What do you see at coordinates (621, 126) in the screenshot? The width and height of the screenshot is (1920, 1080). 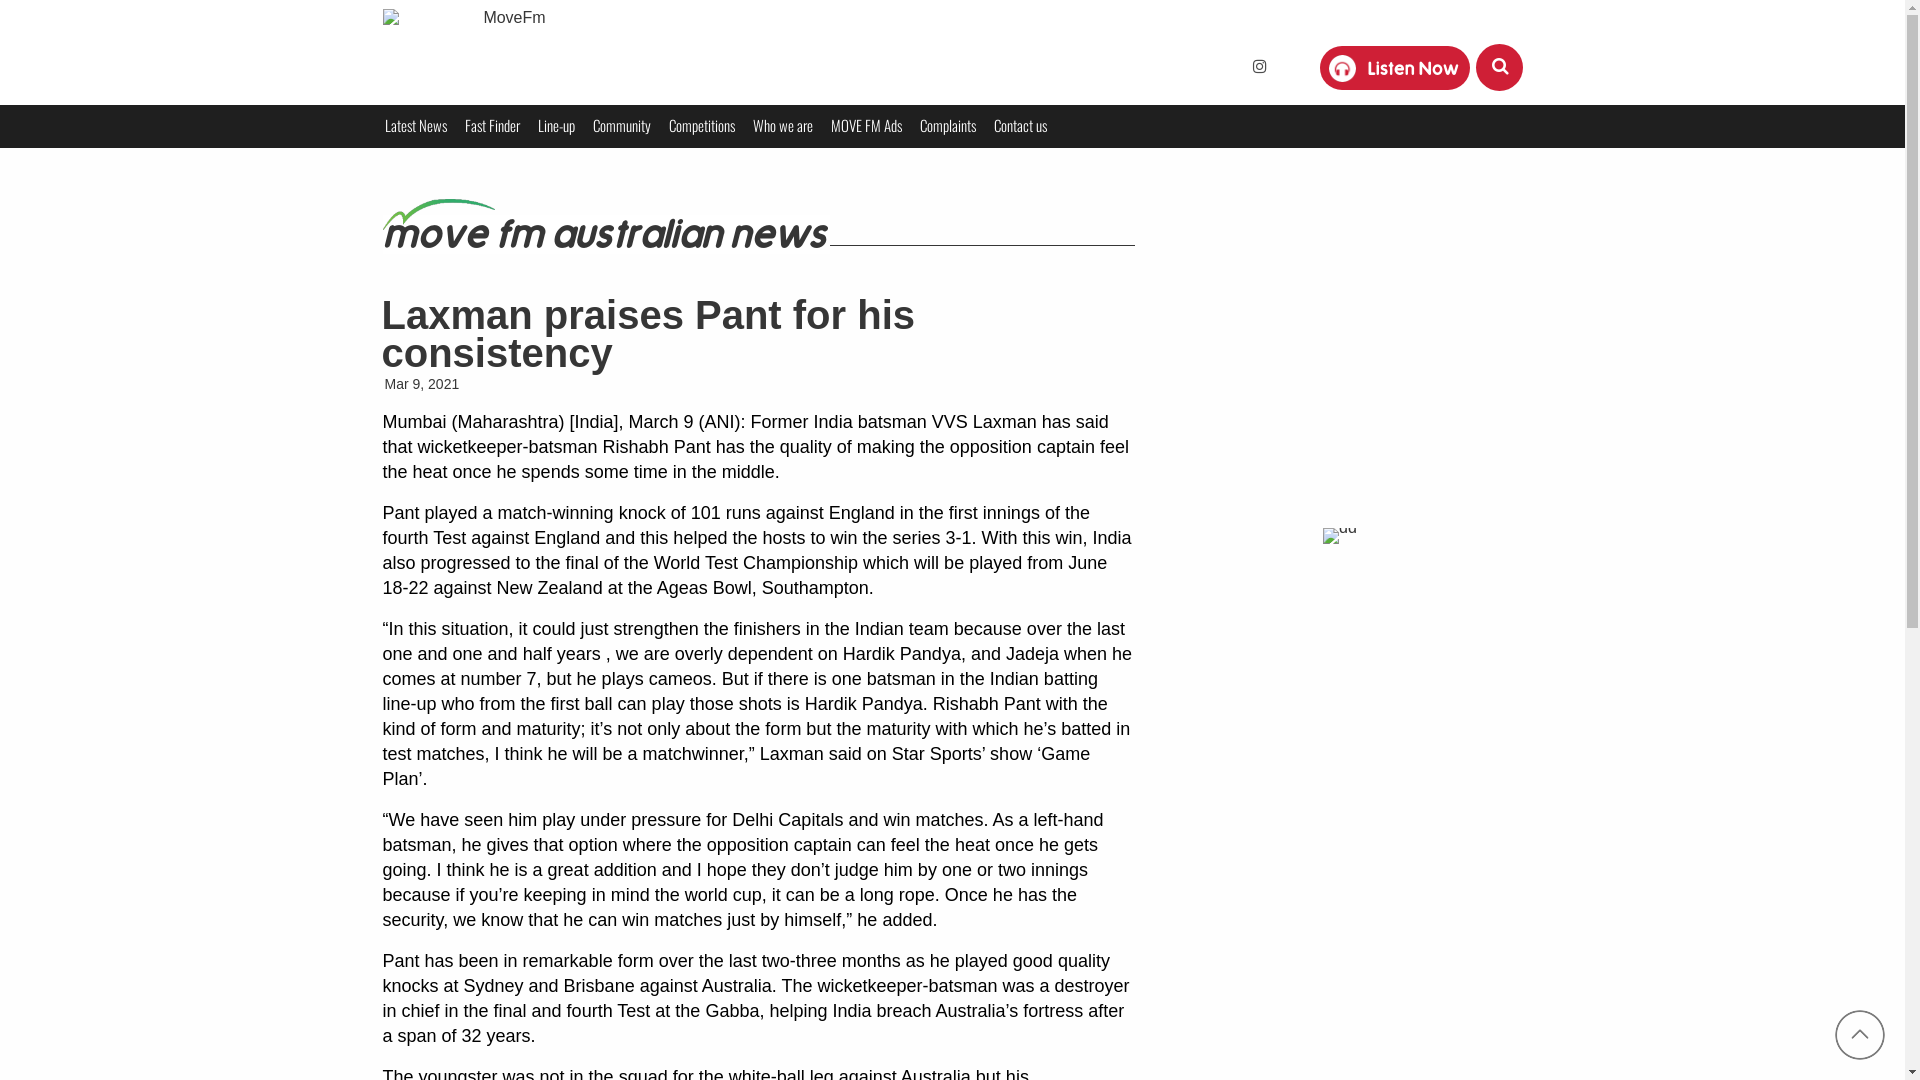 I see `'Community'` at bounding box center [621, 126].